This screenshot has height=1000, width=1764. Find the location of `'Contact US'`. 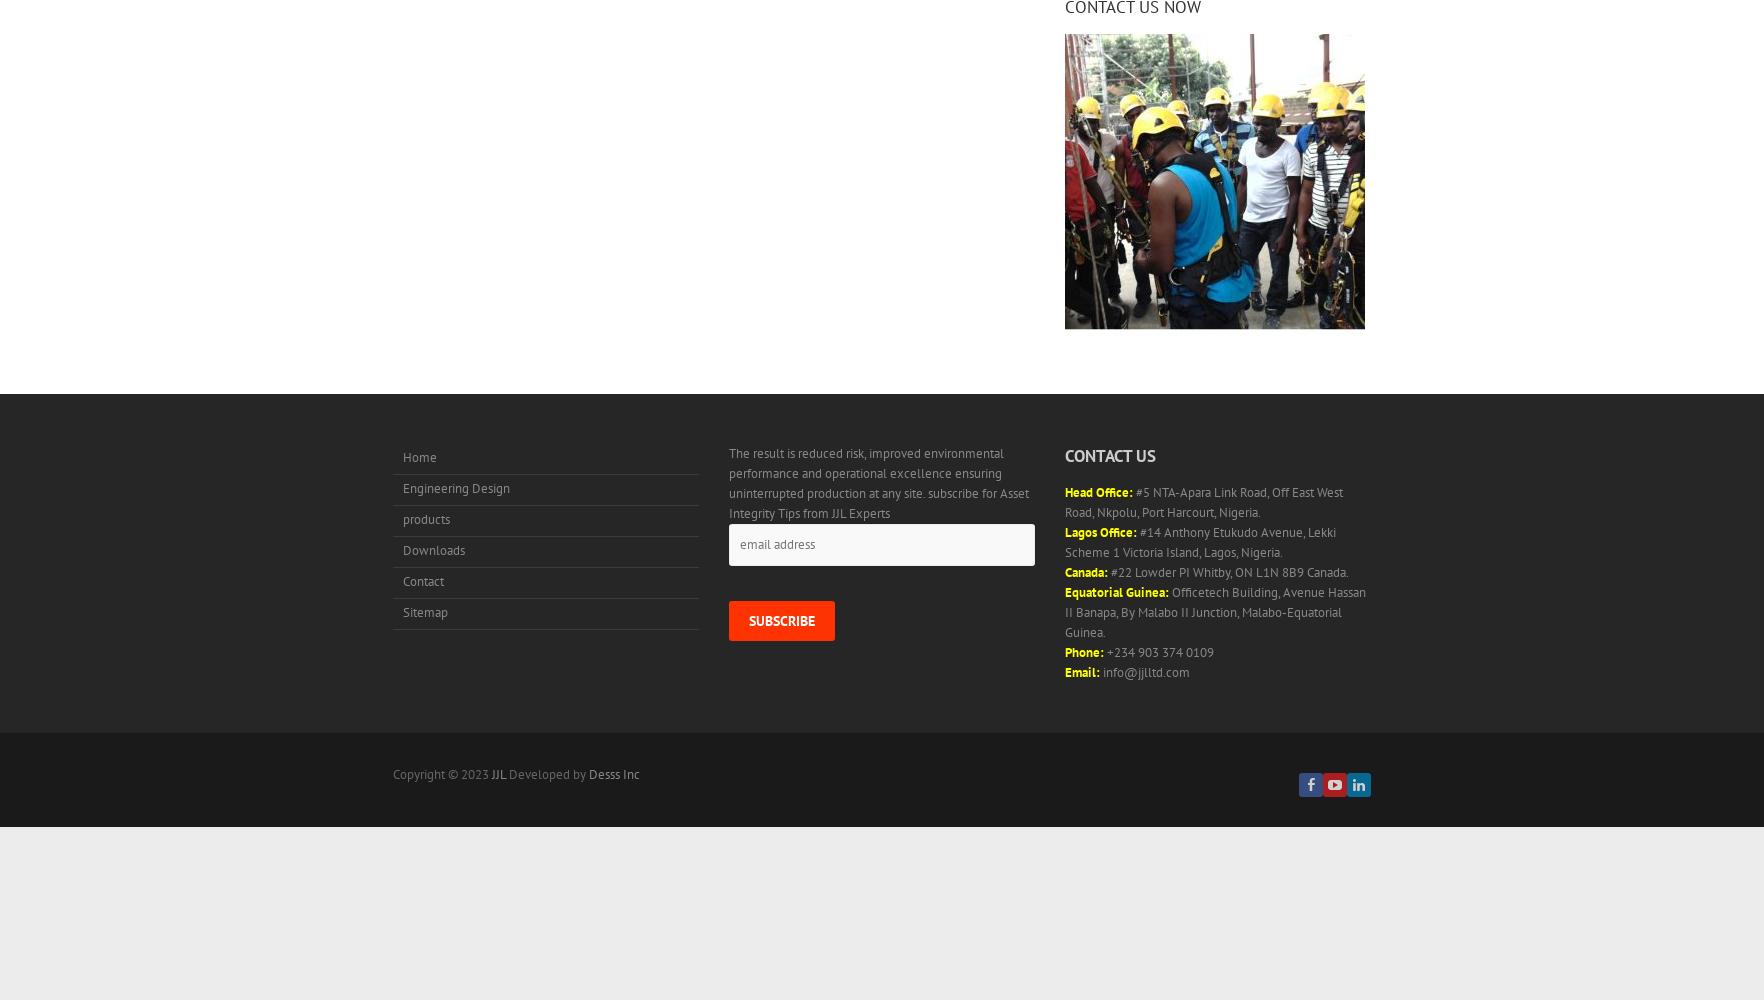

'Contact US' is located at coordinates (1109, 455).